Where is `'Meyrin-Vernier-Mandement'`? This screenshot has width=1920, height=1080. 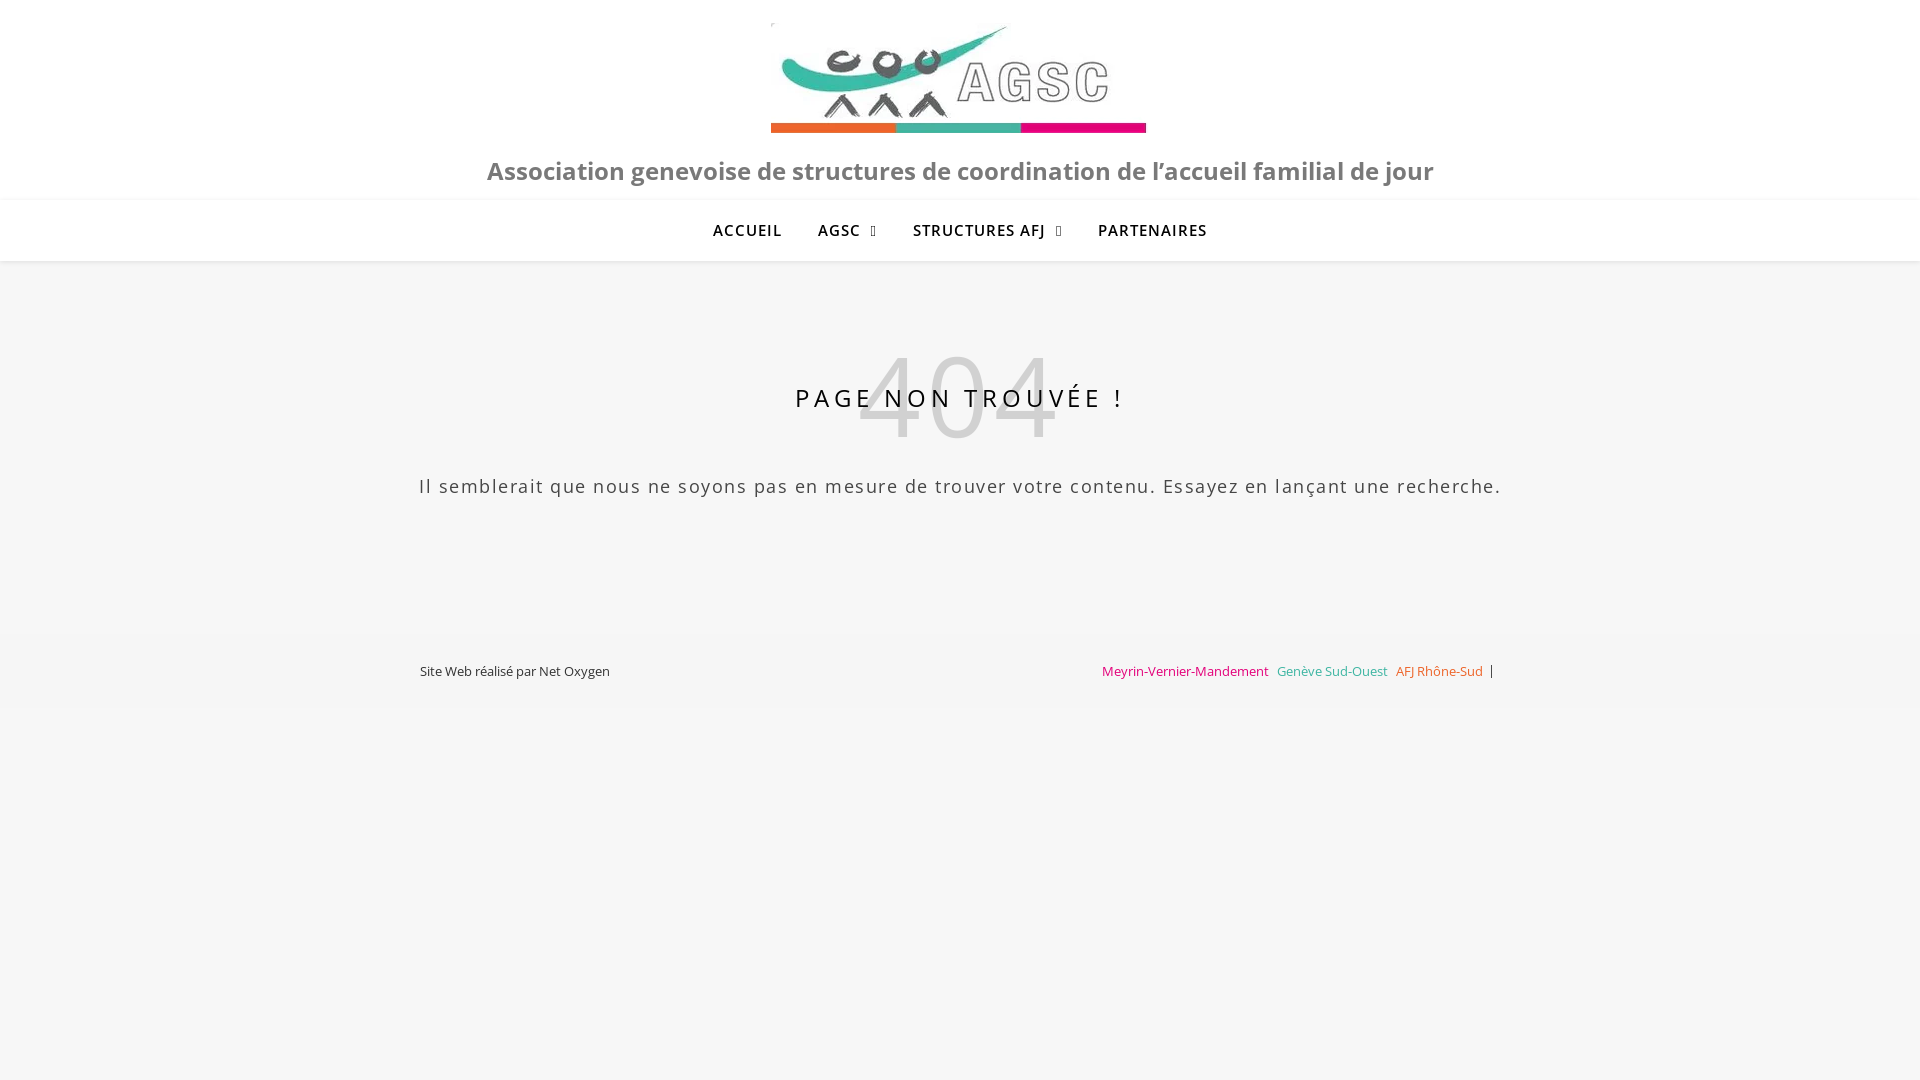
'Meyrin-Vernier-Mandement' is located at coordinates (1185, 671).